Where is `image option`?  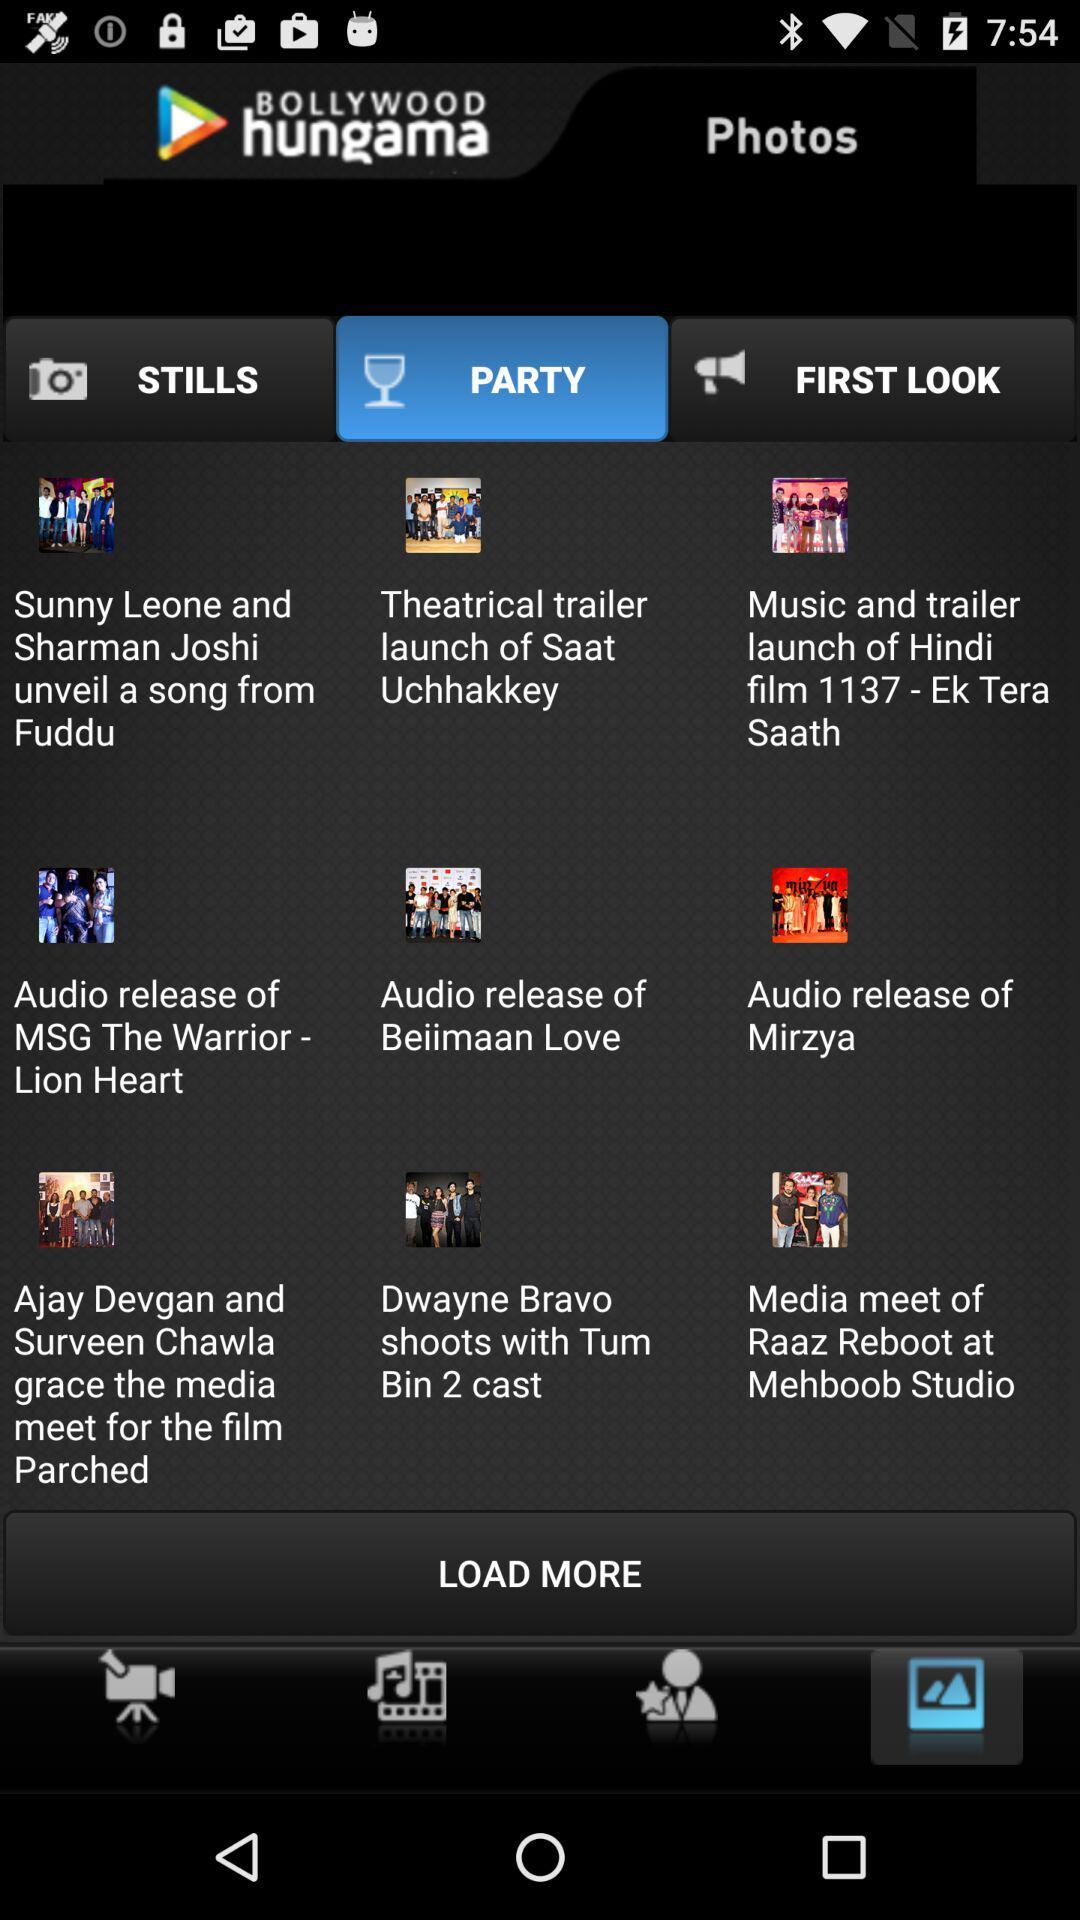
image option is located at coordinates (945, 1706).